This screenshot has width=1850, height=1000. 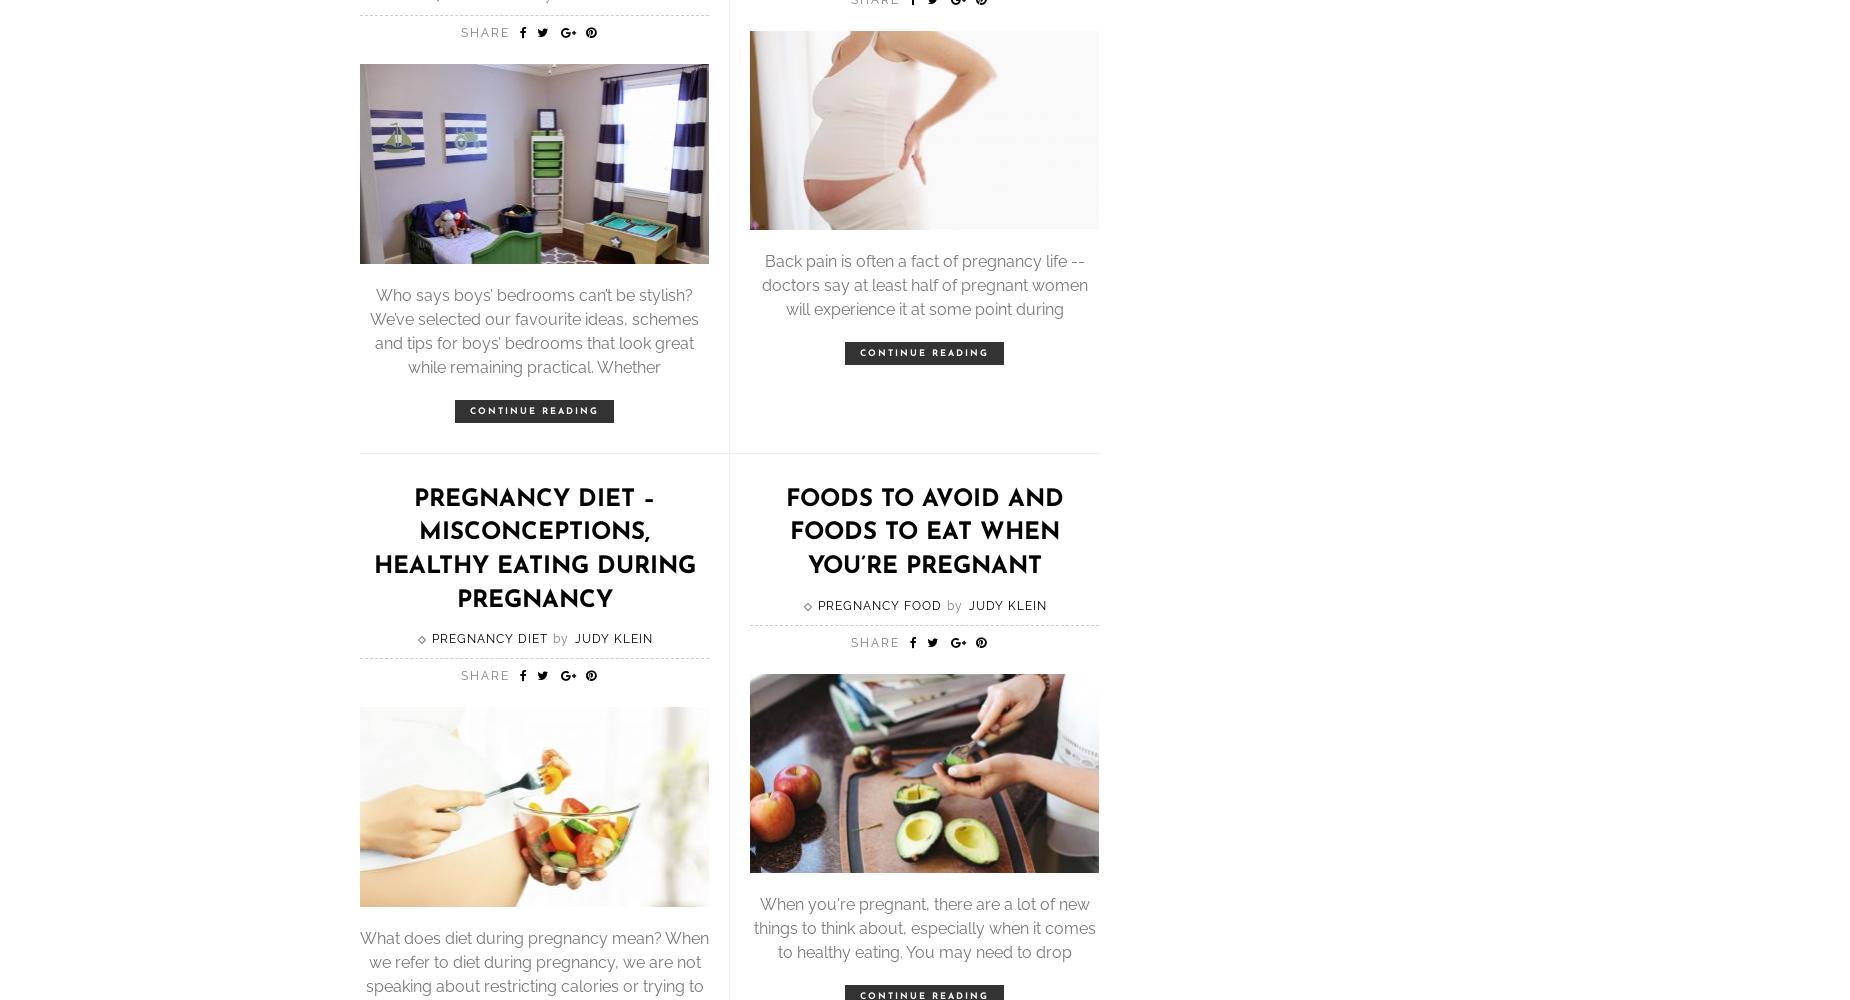 What do you see at coordinates (878, 604) in the screenshot?
I see `'Pregnancy Food'` at bounding box center [878, 604].